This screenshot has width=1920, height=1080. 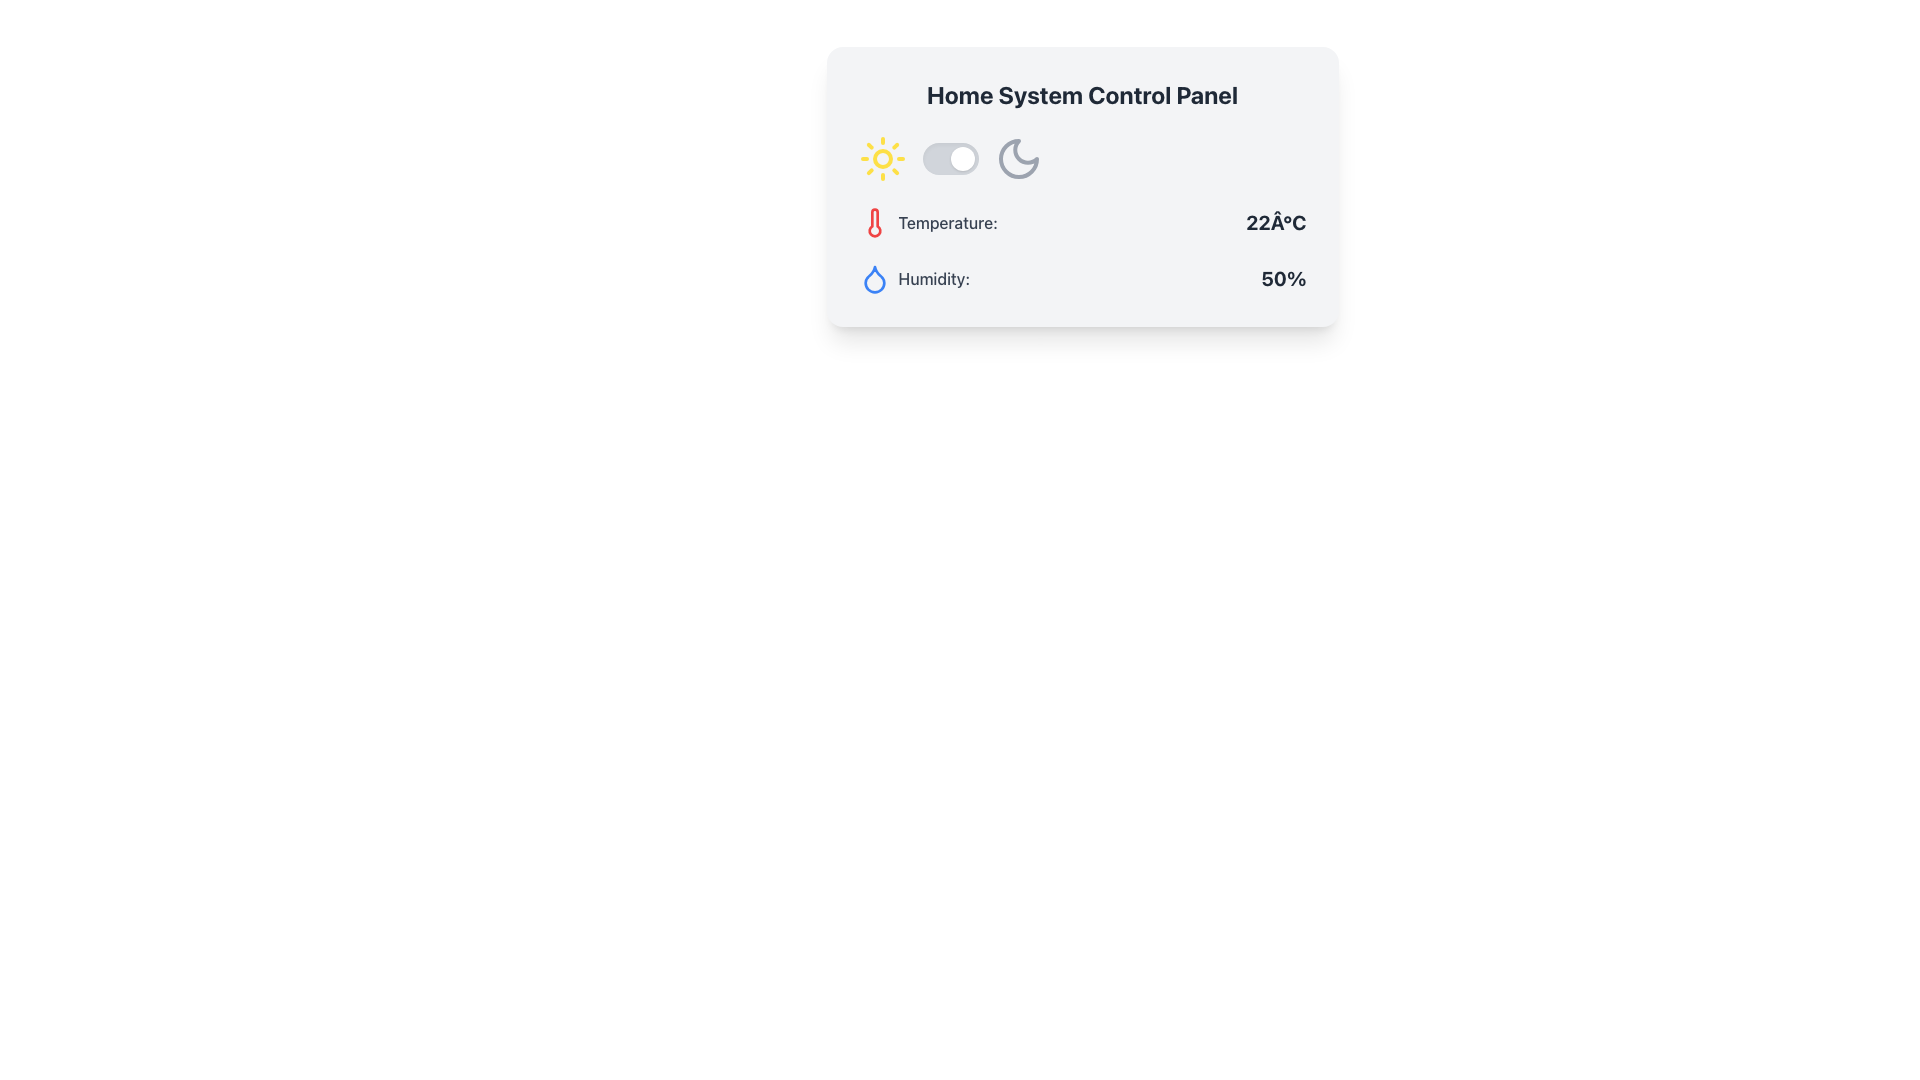 I want to click on the blue droplet-shaped icon located adjacent to the 'Humidity' label in the Home System Control Panel, so click(x=874, y=279).